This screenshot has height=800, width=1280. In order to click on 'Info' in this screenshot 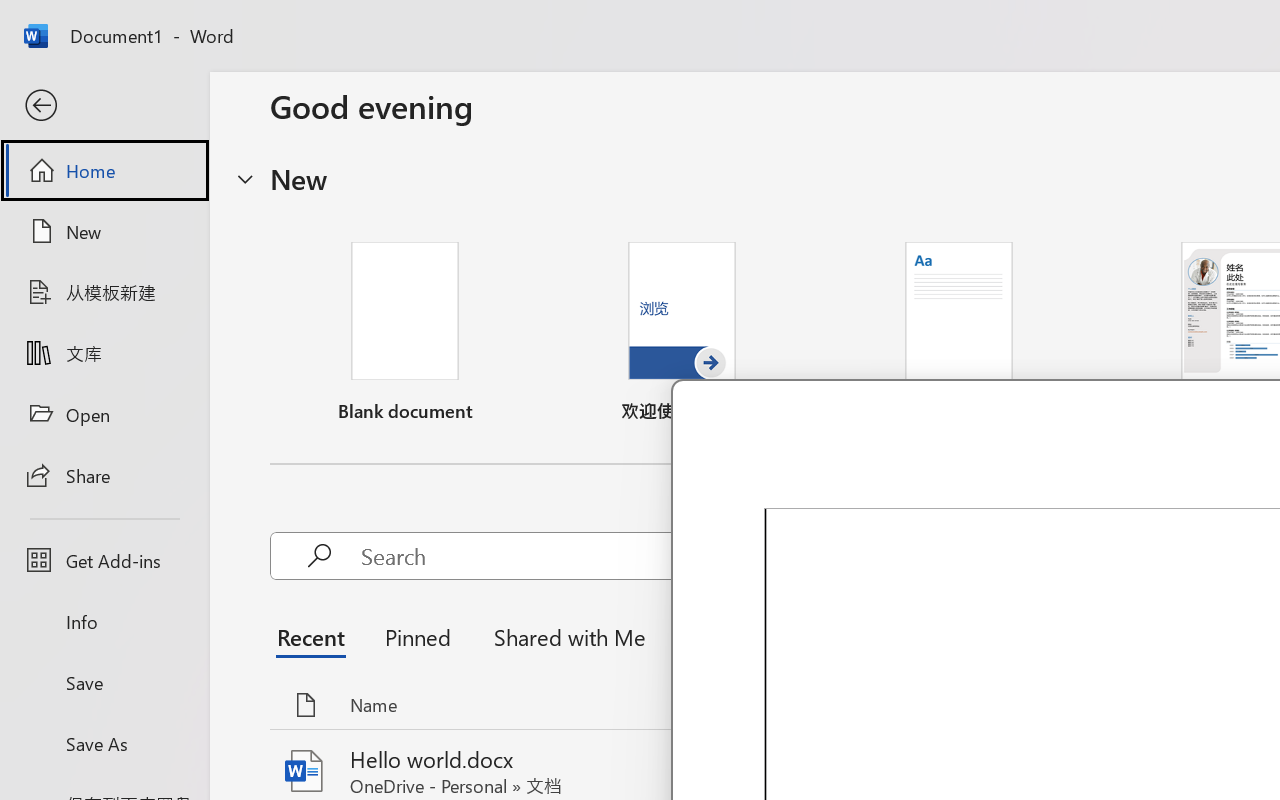, I will do `click(103, 621)`.